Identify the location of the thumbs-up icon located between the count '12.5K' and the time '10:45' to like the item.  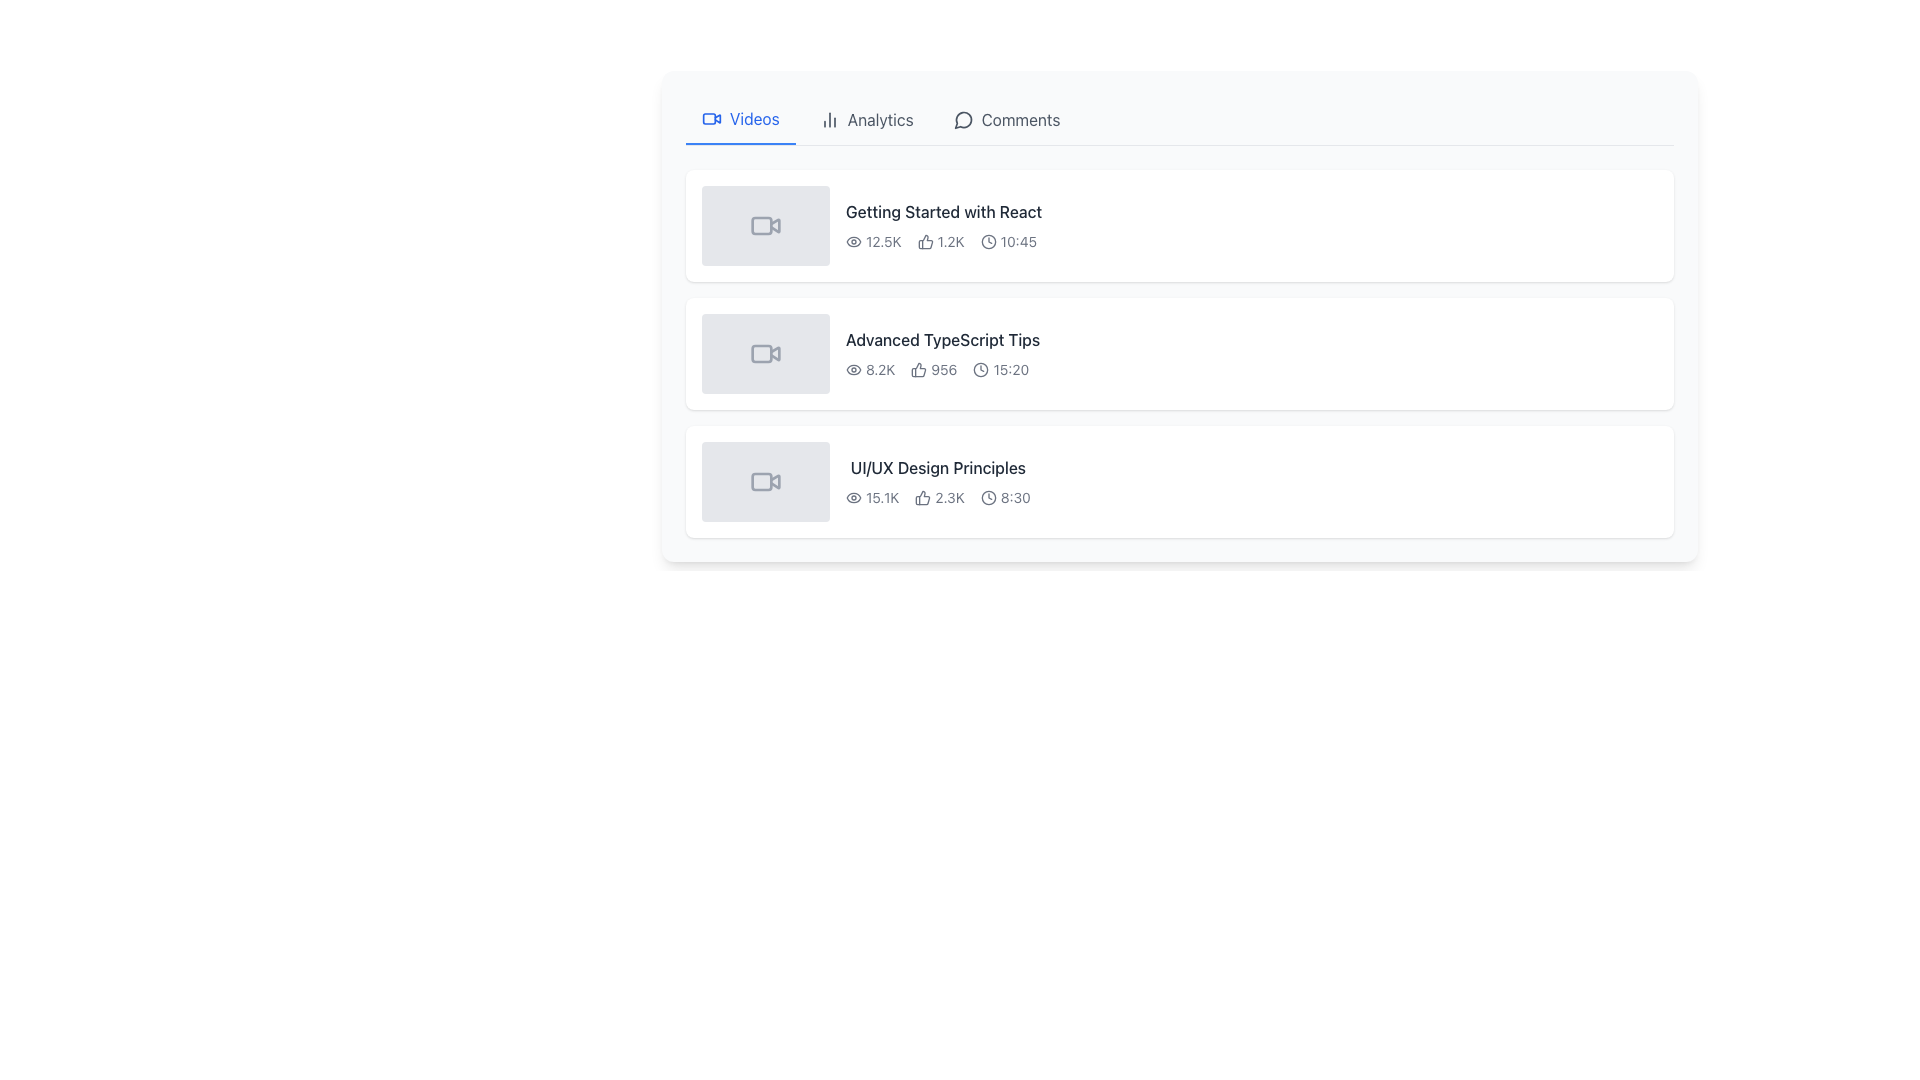
(940, 241).